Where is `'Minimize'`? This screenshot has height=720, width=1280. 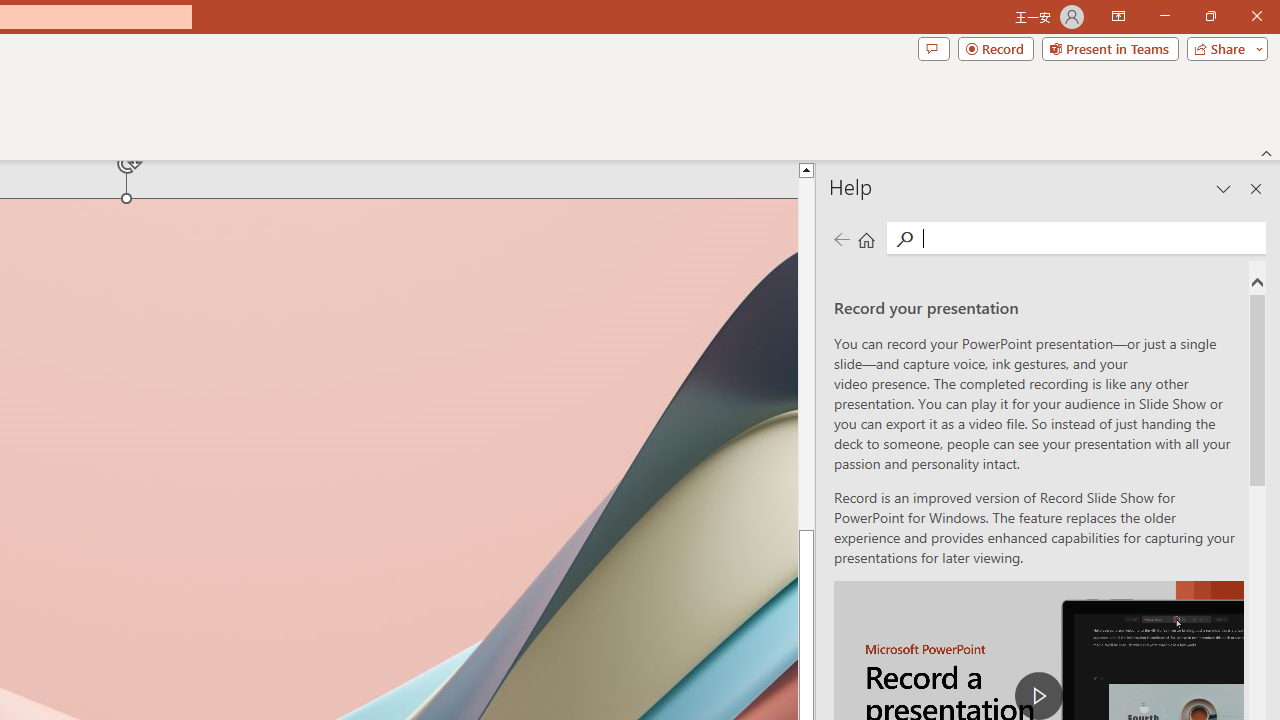
'Minimize' is located at coordinates (1164, 16).